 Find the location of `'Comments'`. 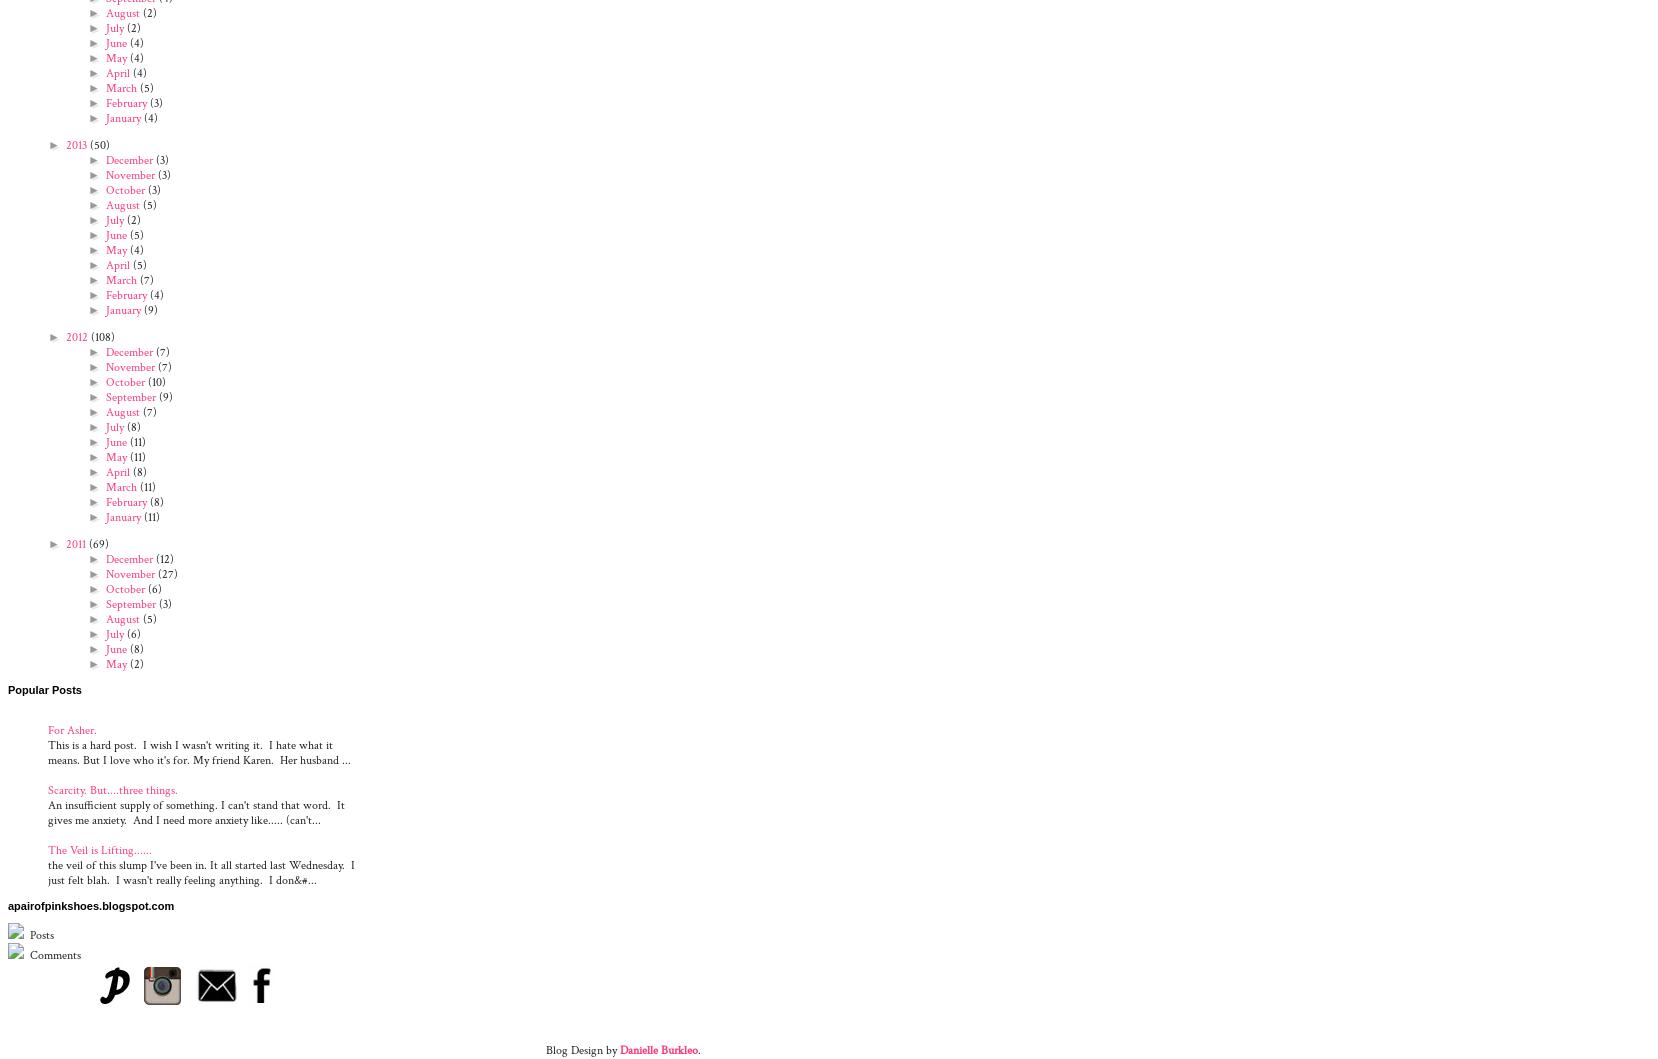

'Comments' is located at coordinates (53, 953).